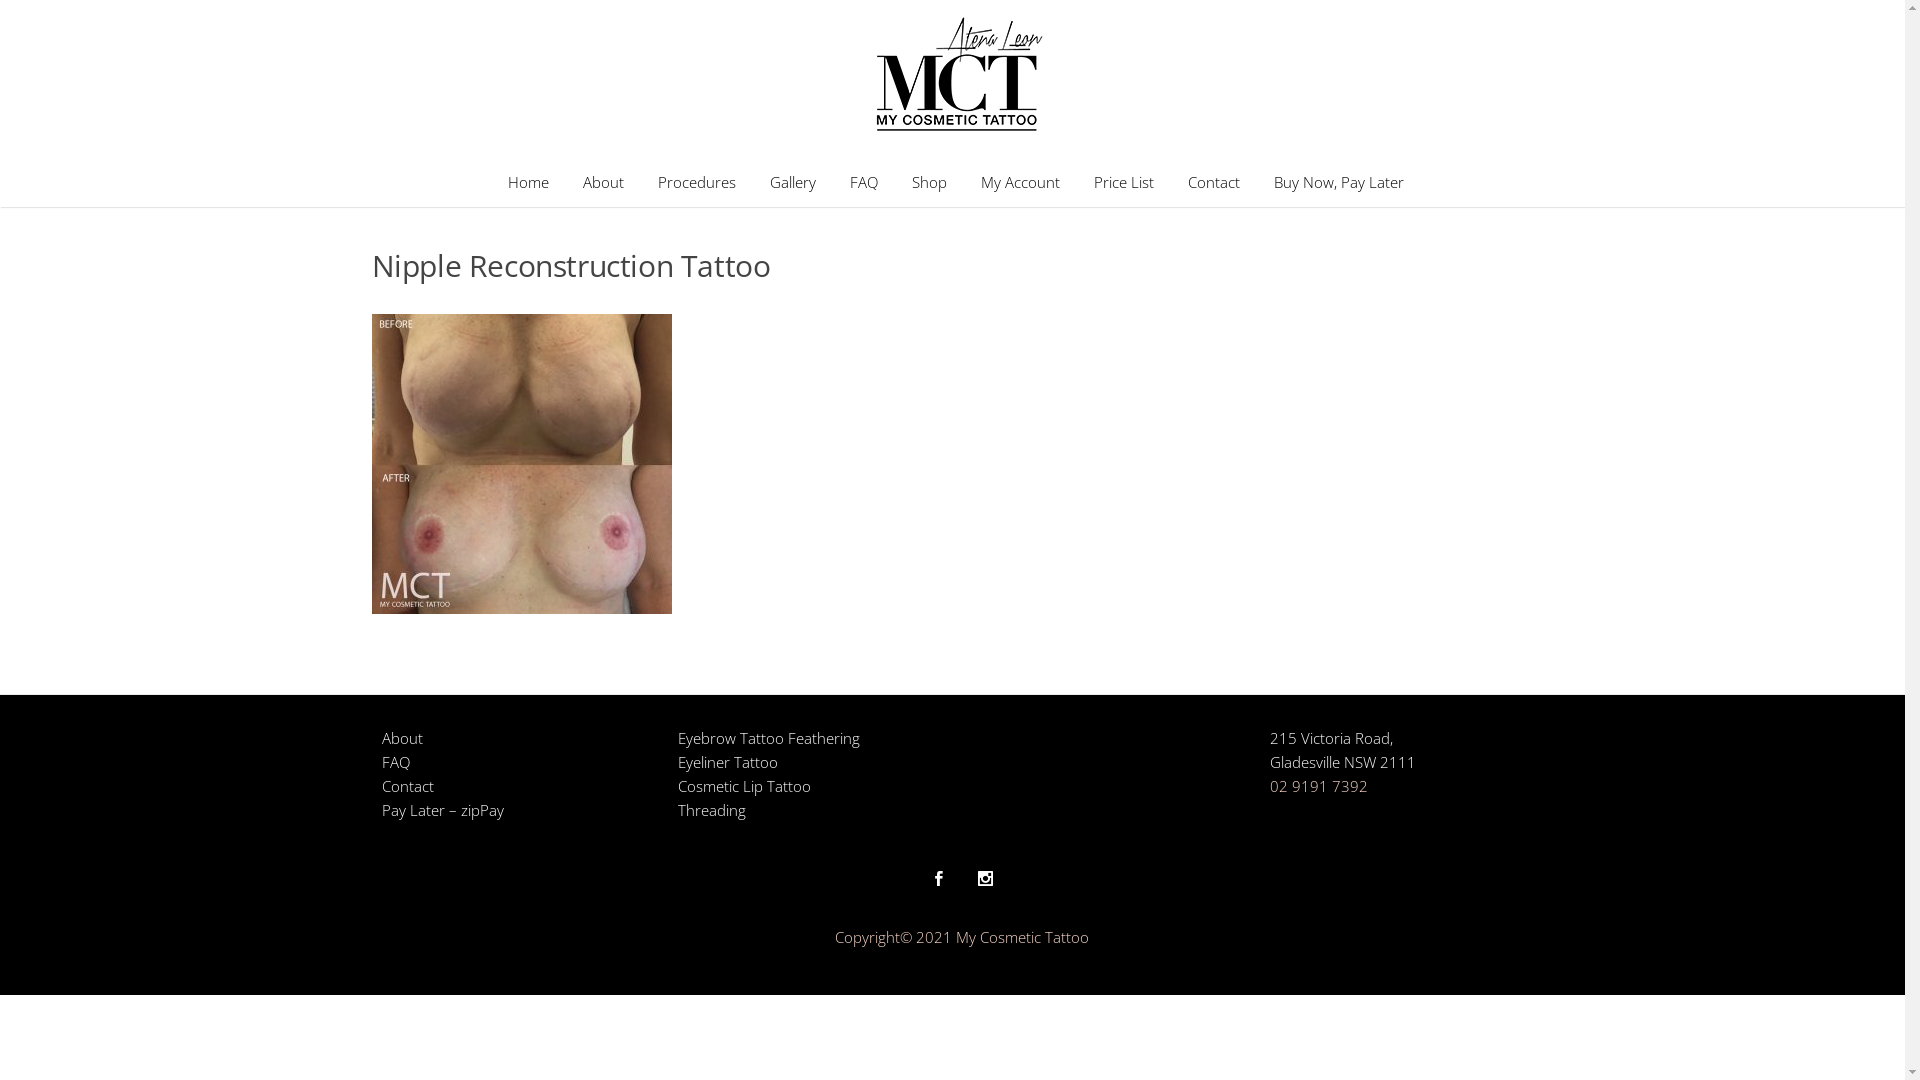  What do you see at coordinates (743, 785) in the screenshot?
I see `'Cosmetic Lip Tattoo'` at bounding box center [743, 785].